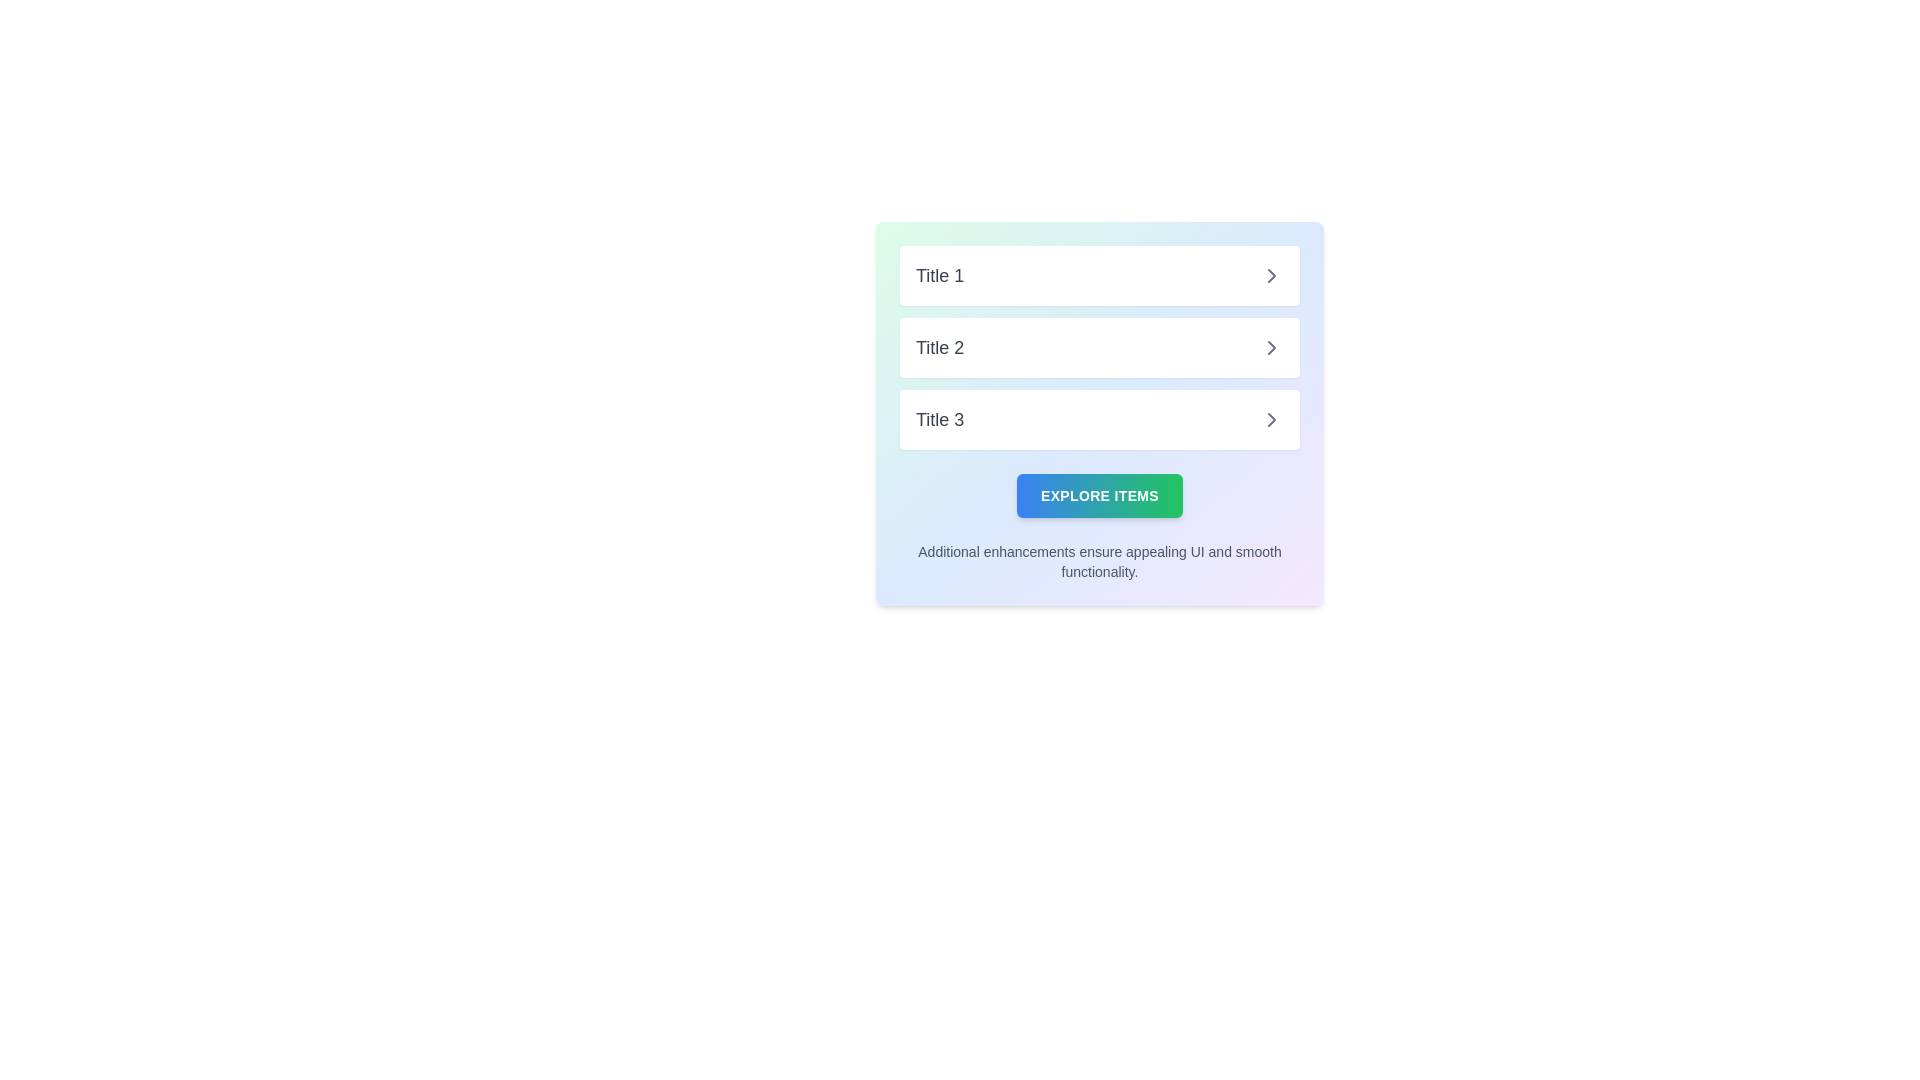  I want to click on the rightward-pointing chevron icon located in the section labeled 'Title 3', so click(1271, 419).